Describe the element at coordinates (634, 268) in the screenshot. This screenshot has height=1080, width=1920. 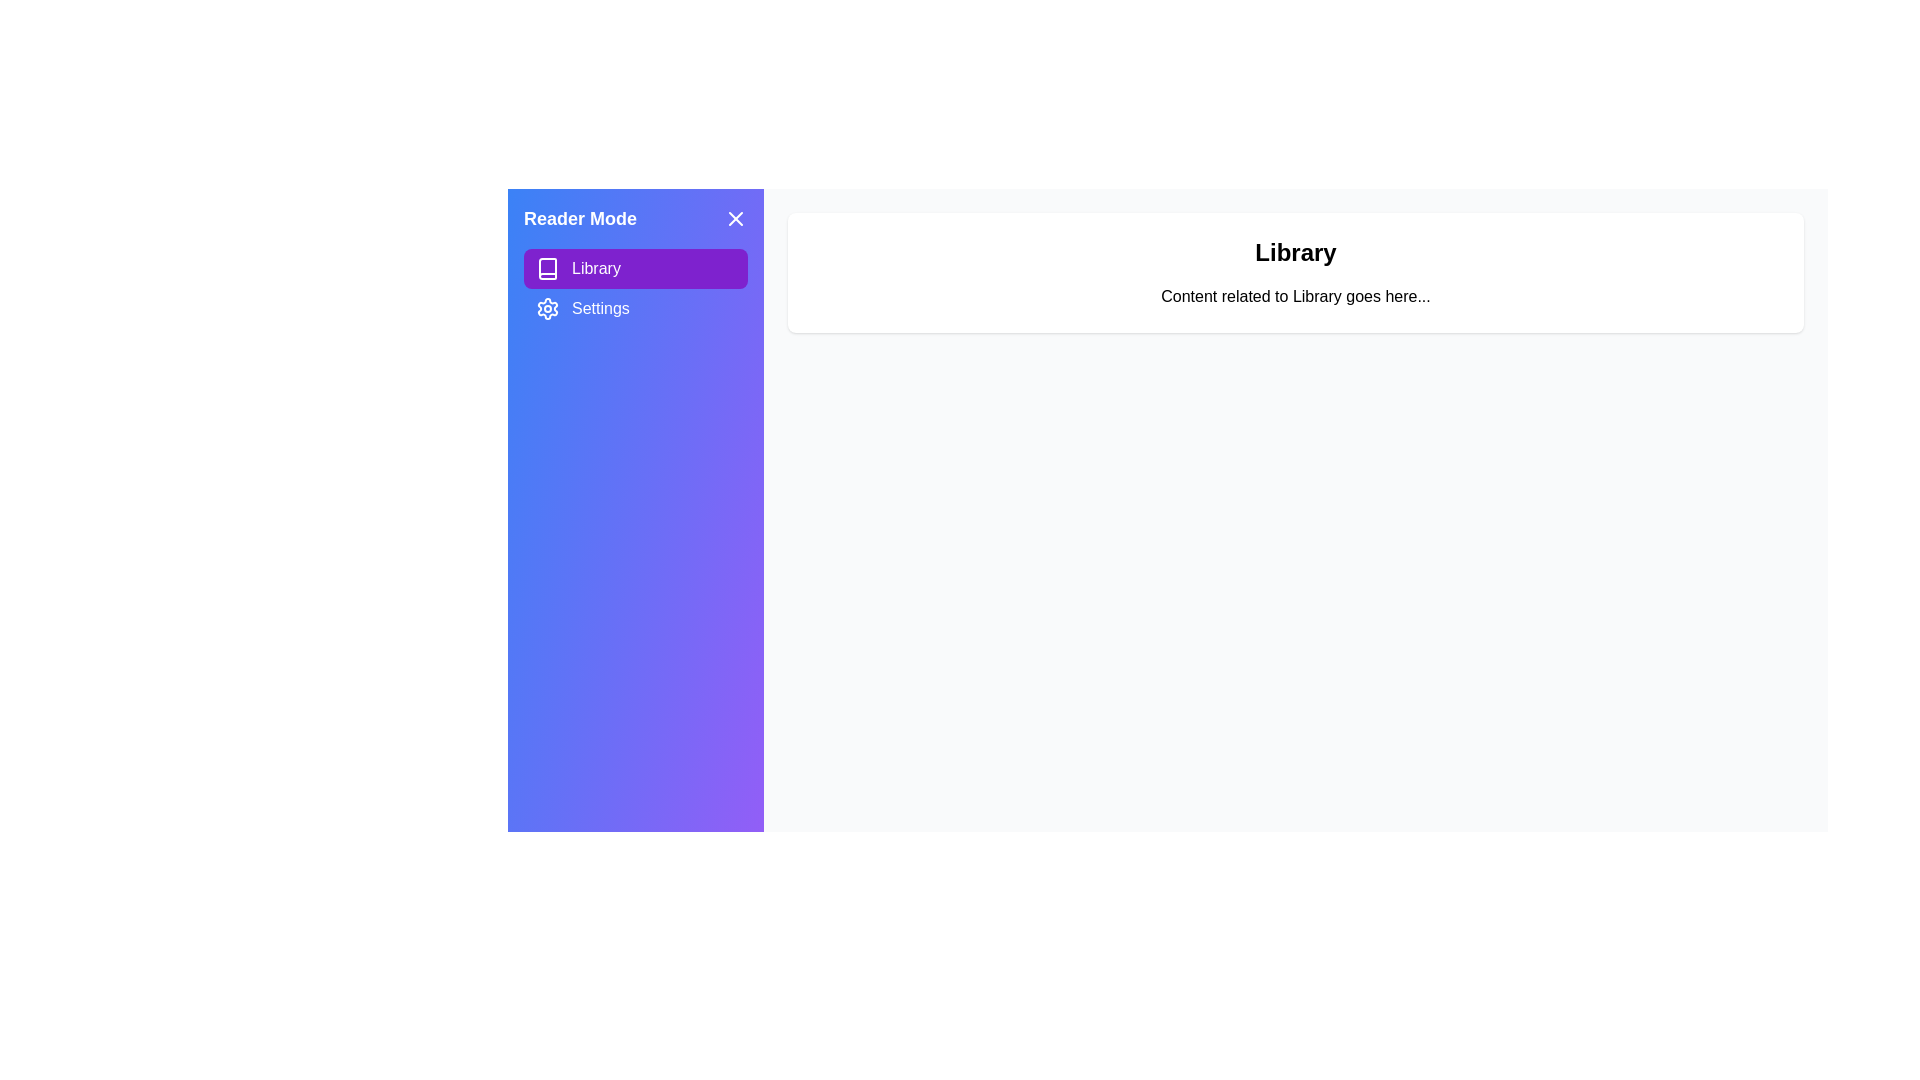
I see `the section Library from the drawer menu` at that location.